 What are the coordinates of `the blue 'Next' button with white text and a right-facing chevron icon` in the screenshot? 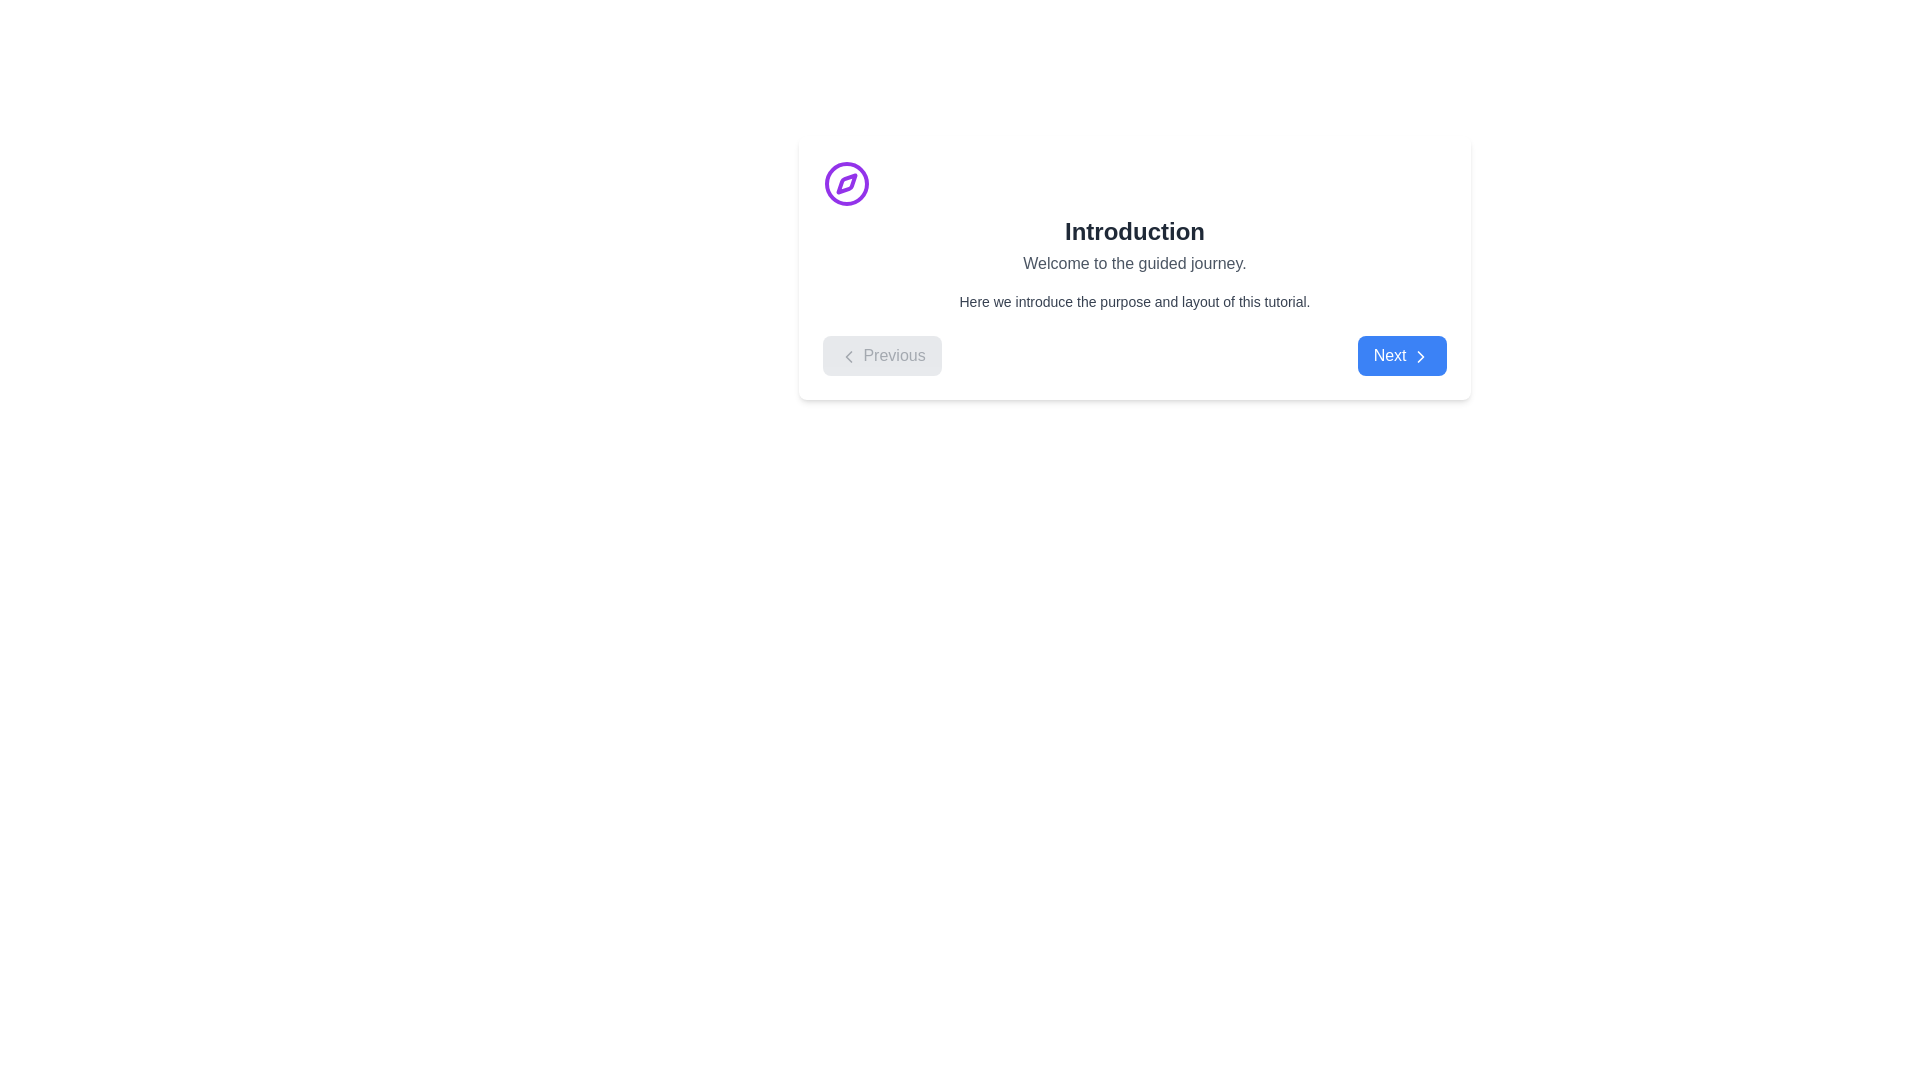 It's located at (1401, 354).